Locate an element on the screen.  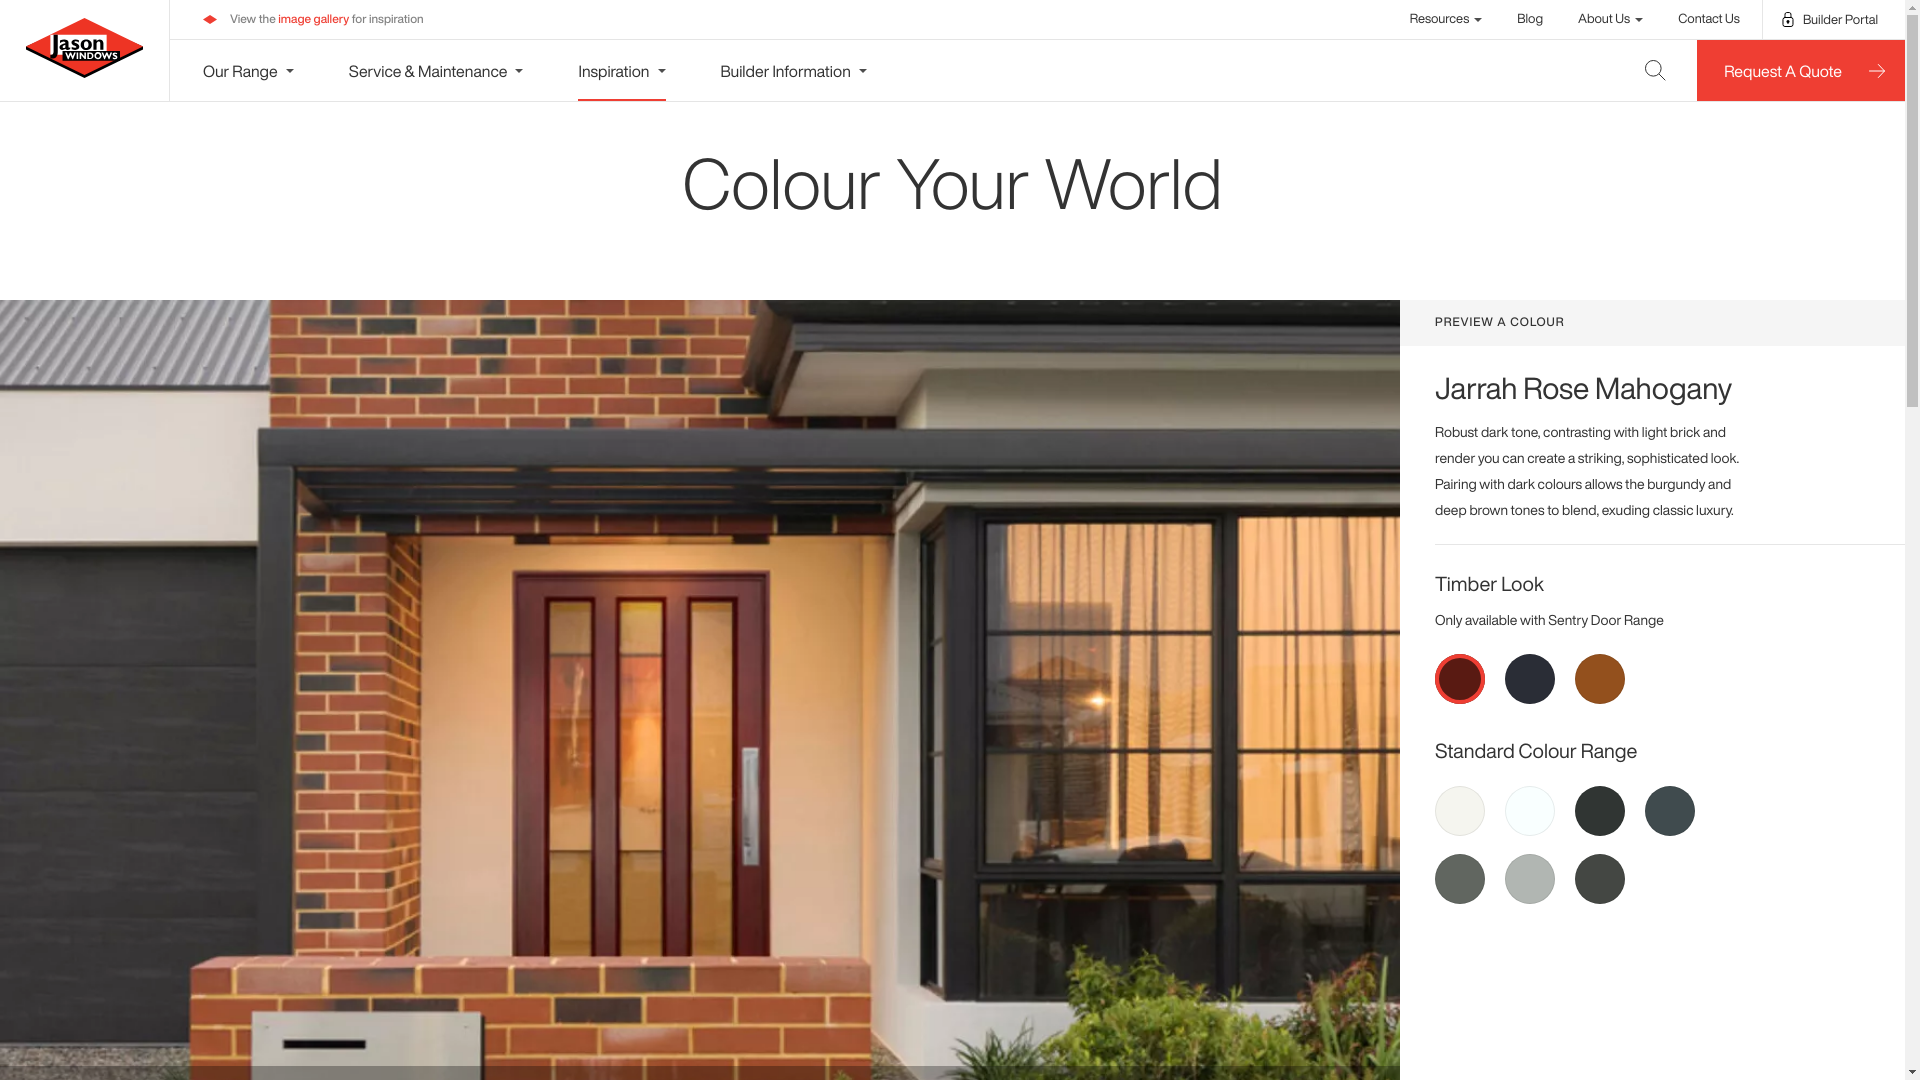
'Contact Us' is located at coordinates (1678, 18).